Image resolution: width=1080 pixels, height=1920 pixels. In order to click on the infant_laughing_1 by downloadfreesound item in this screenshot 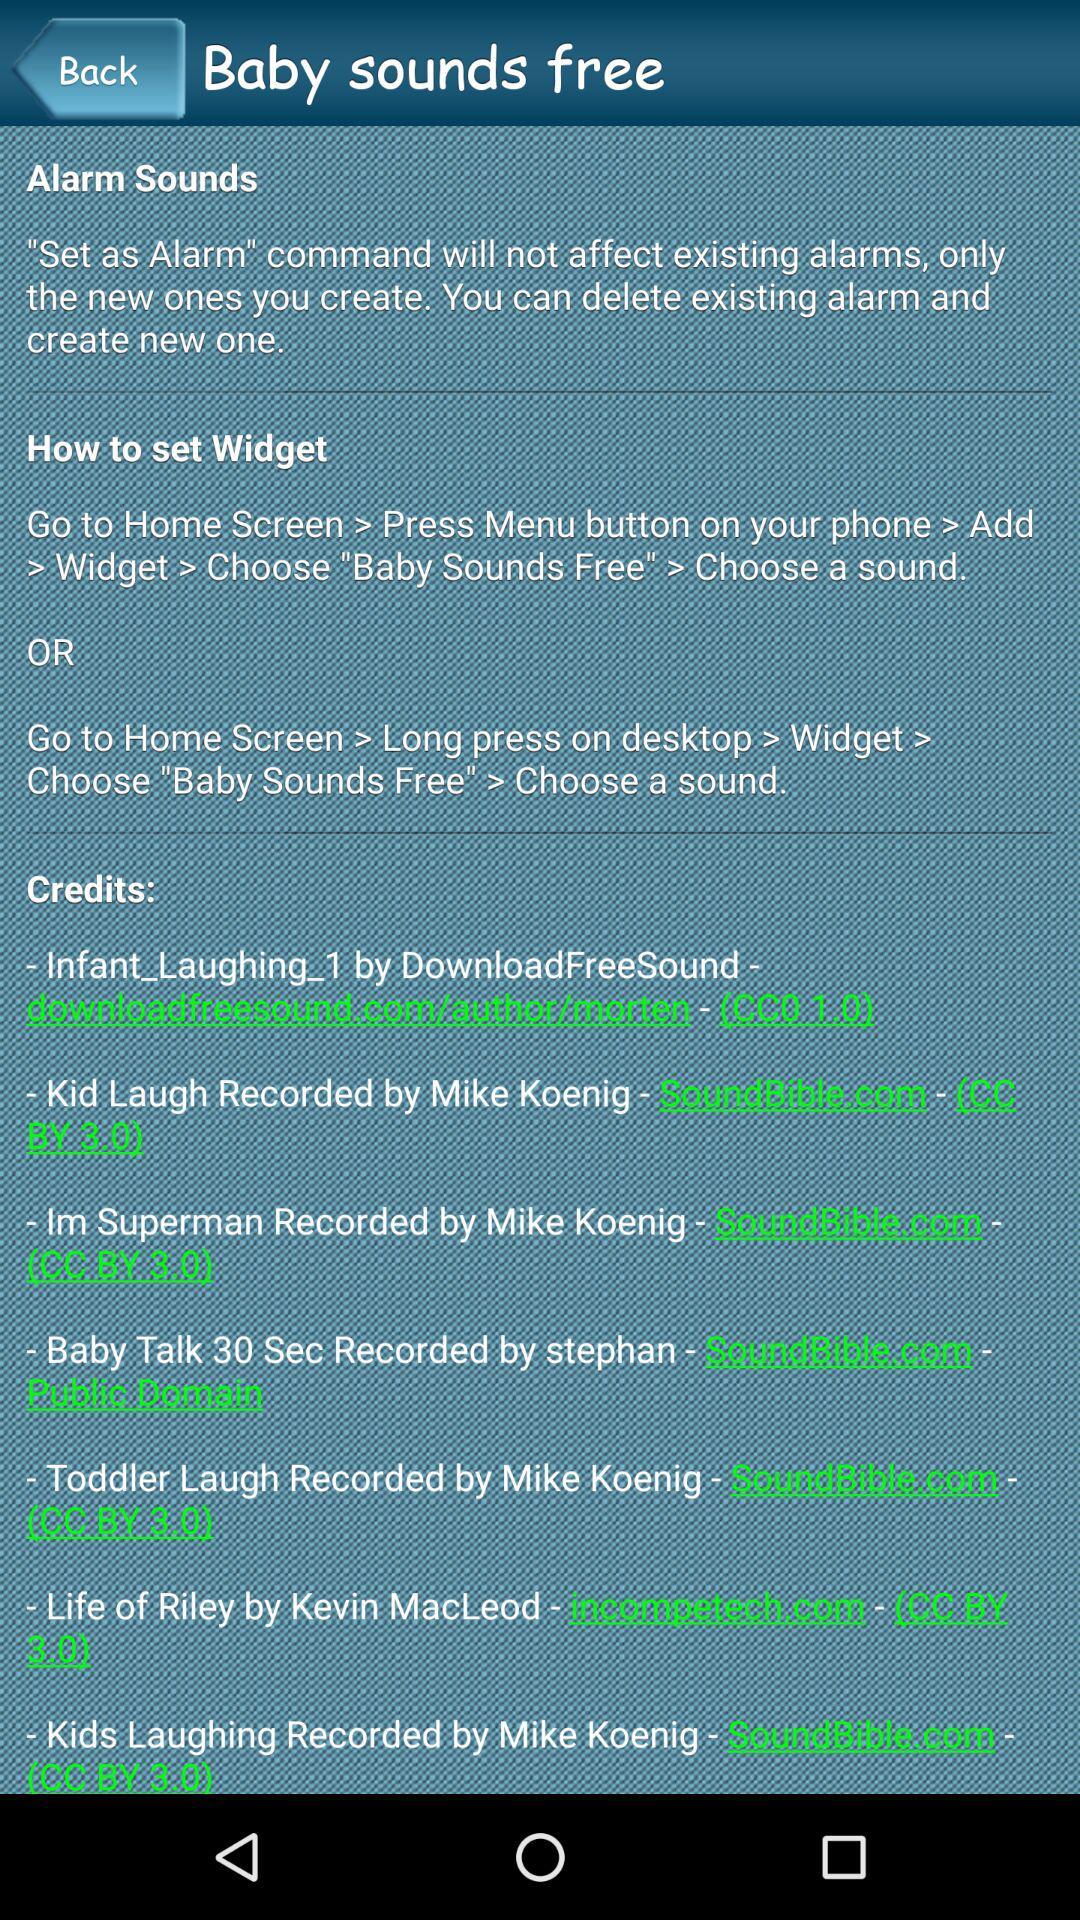, I will do `click(540, 1365)`.